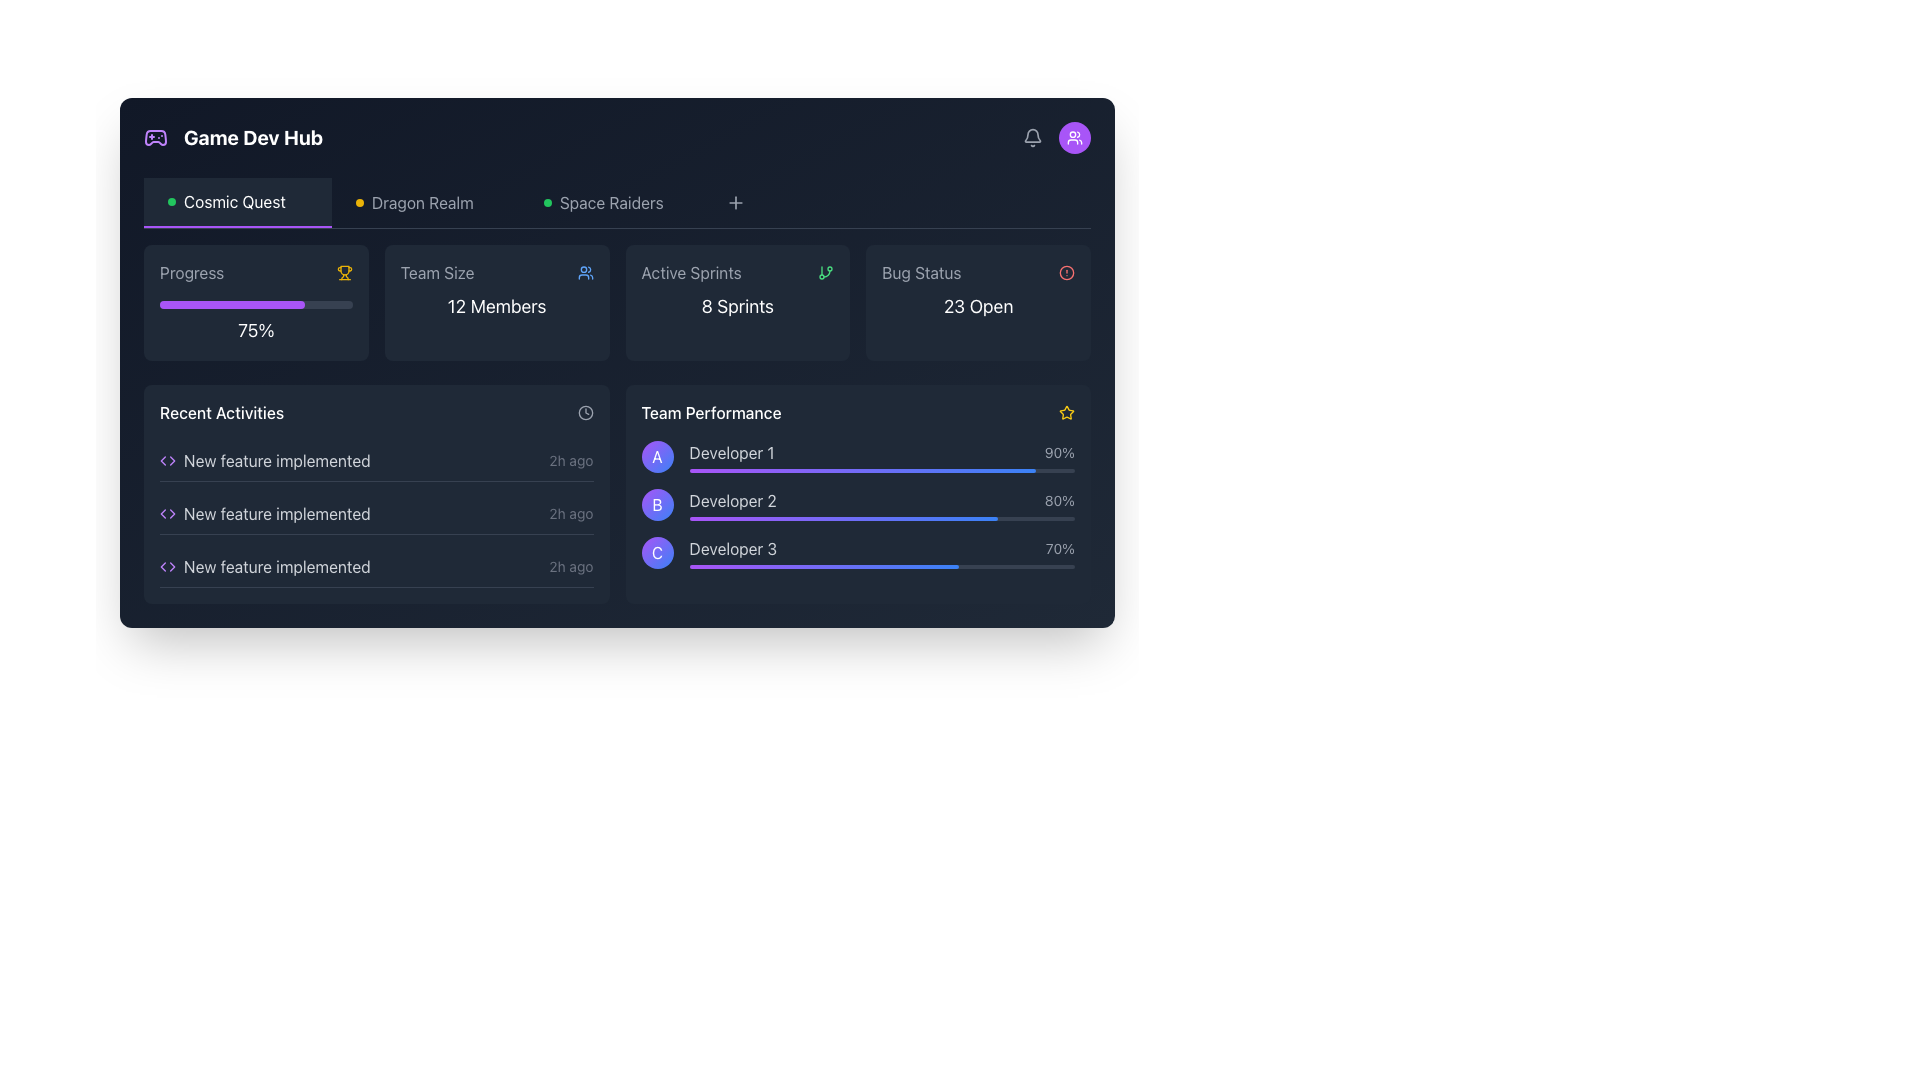  What do you see at coordinates (858, 504) in the screenshot?
I see `the performance metrics element for 'Developer 2' in the 'Team Performance' section, which includes labels, icons, and progress indicators` at bounding box center [858, 504].